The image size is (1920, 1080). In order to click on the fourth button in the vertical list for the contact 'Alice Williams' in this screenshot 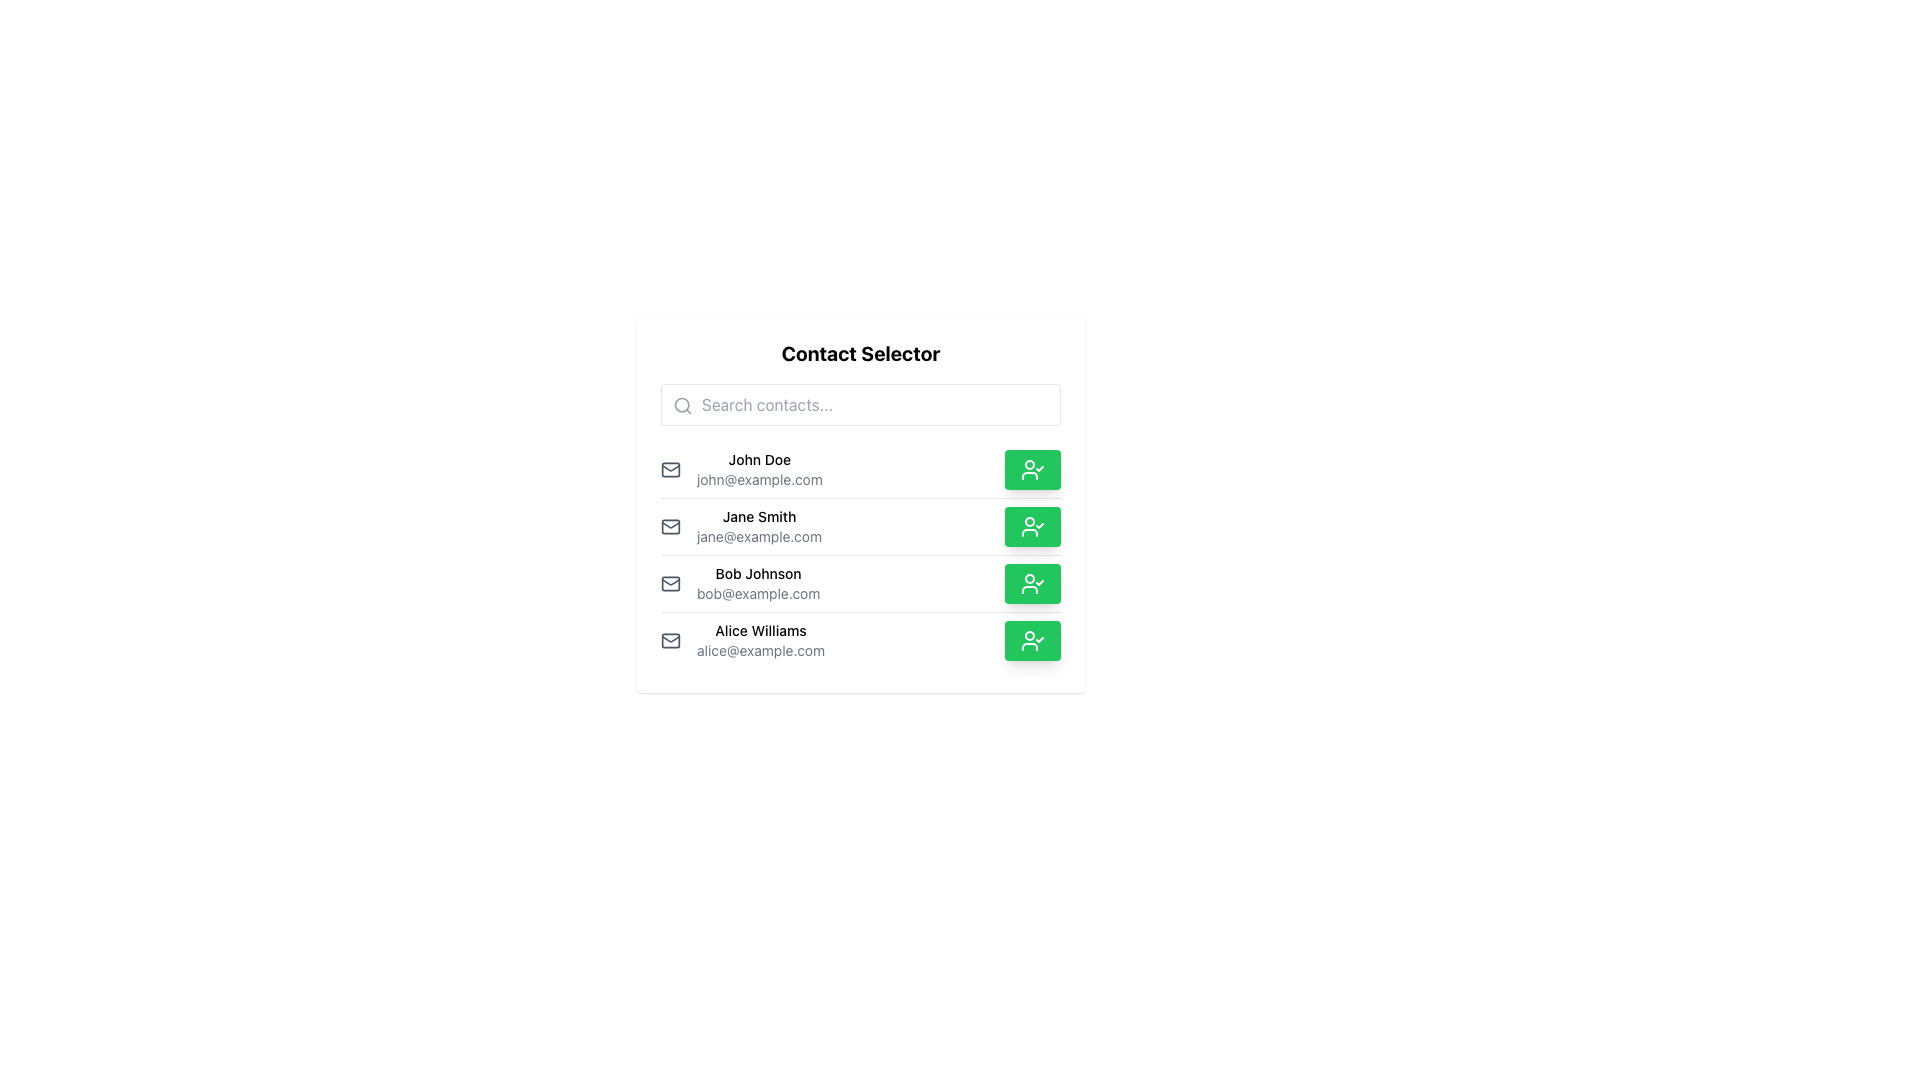, I will do `click(1032, 640)`.